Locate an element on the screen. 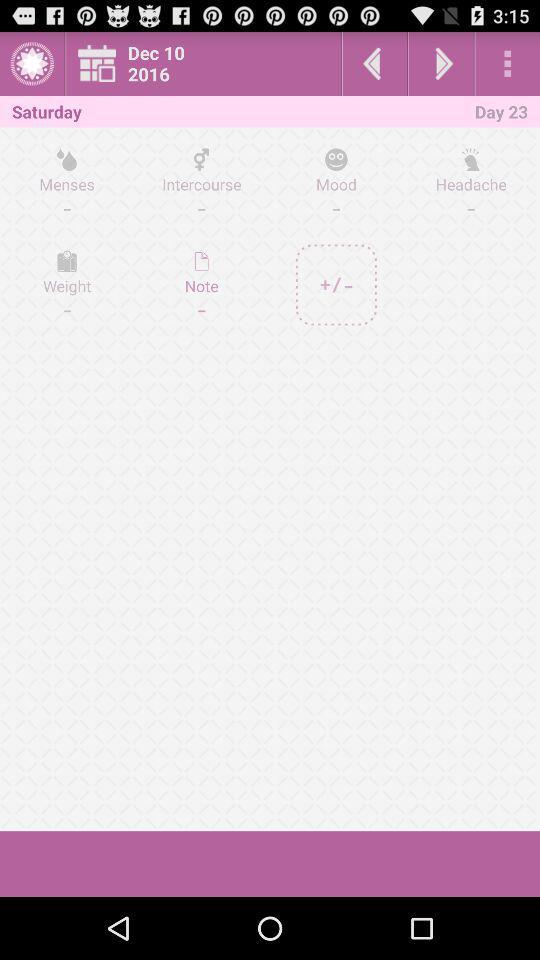 The height and width of the screenshot is (960, 540). previous day is located at coordinates (374, 63).